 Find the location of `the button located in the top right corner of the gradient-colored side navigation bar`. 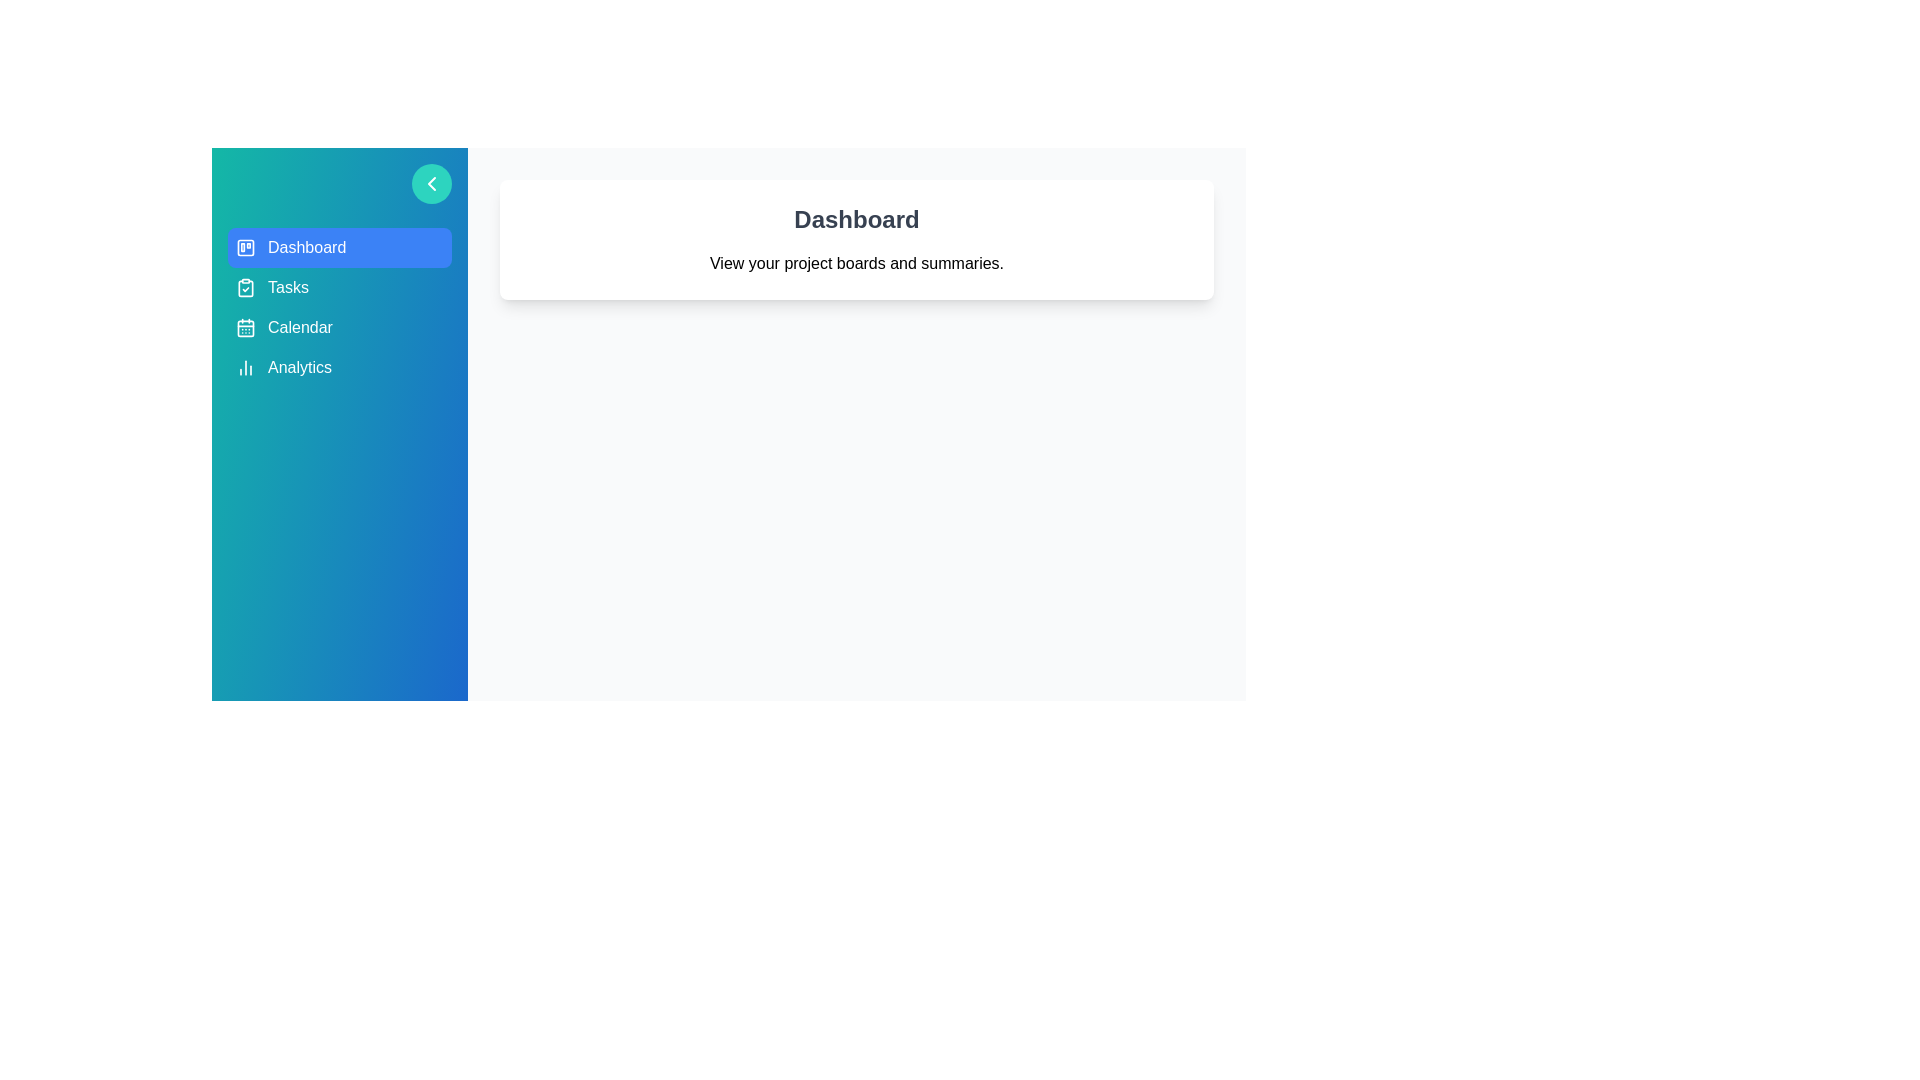

the button located in the top right corner of the gradient-colored side navigation bar is located at coordinates (431, 184).